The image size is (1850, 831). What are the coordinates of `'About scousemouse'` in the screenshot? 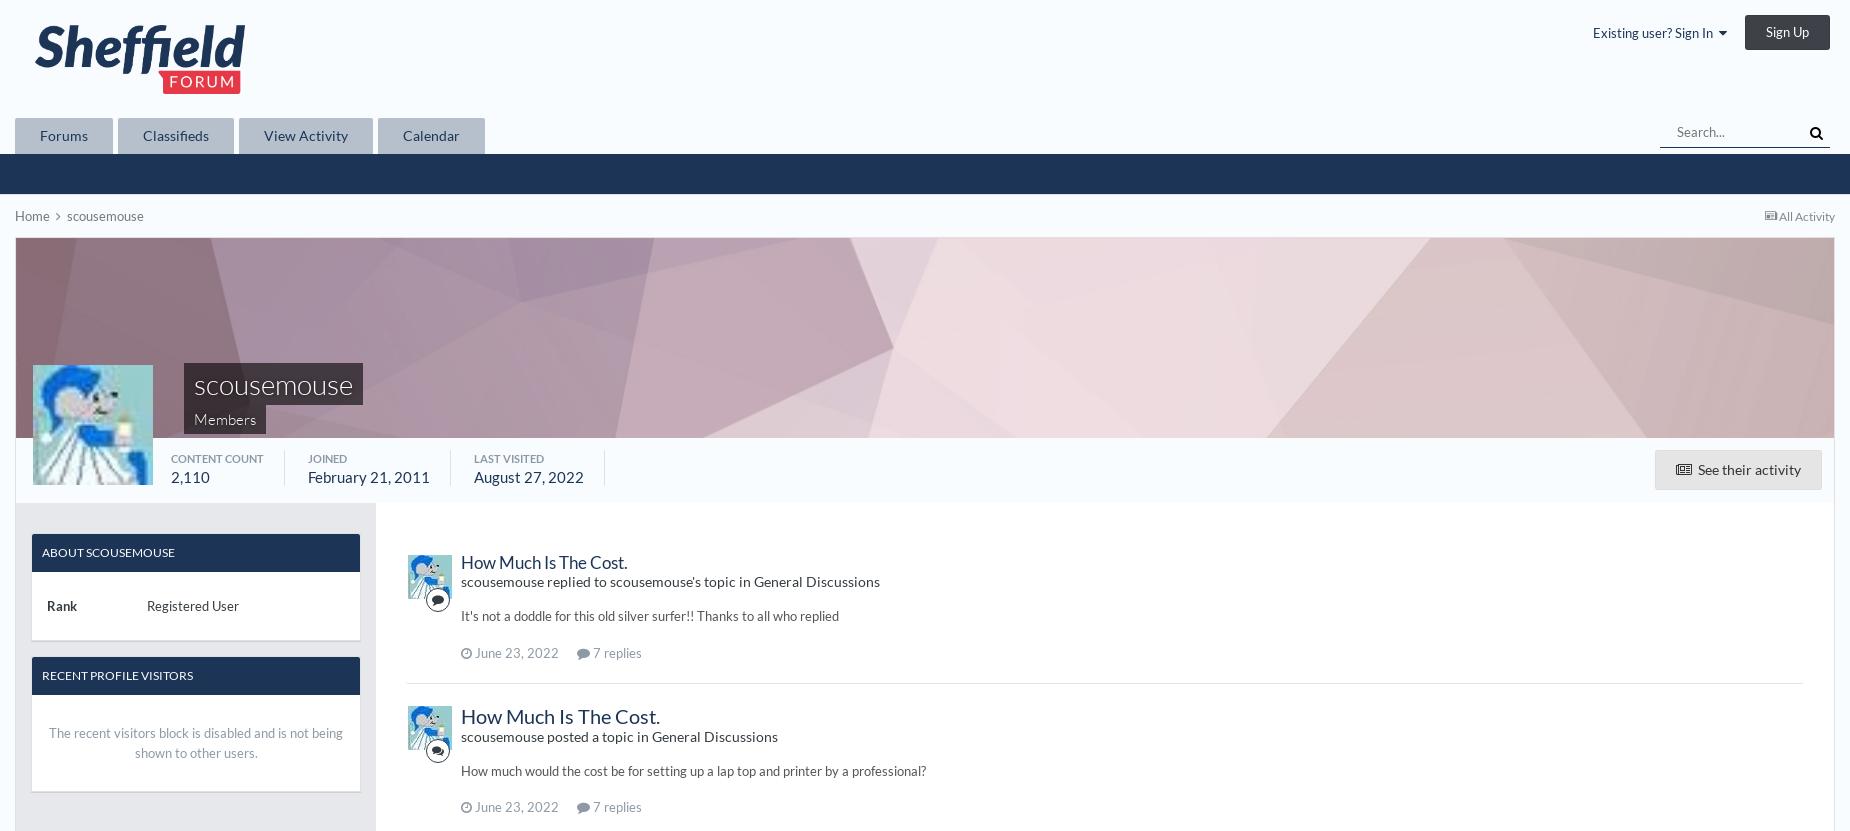 It's located at (107, 551).